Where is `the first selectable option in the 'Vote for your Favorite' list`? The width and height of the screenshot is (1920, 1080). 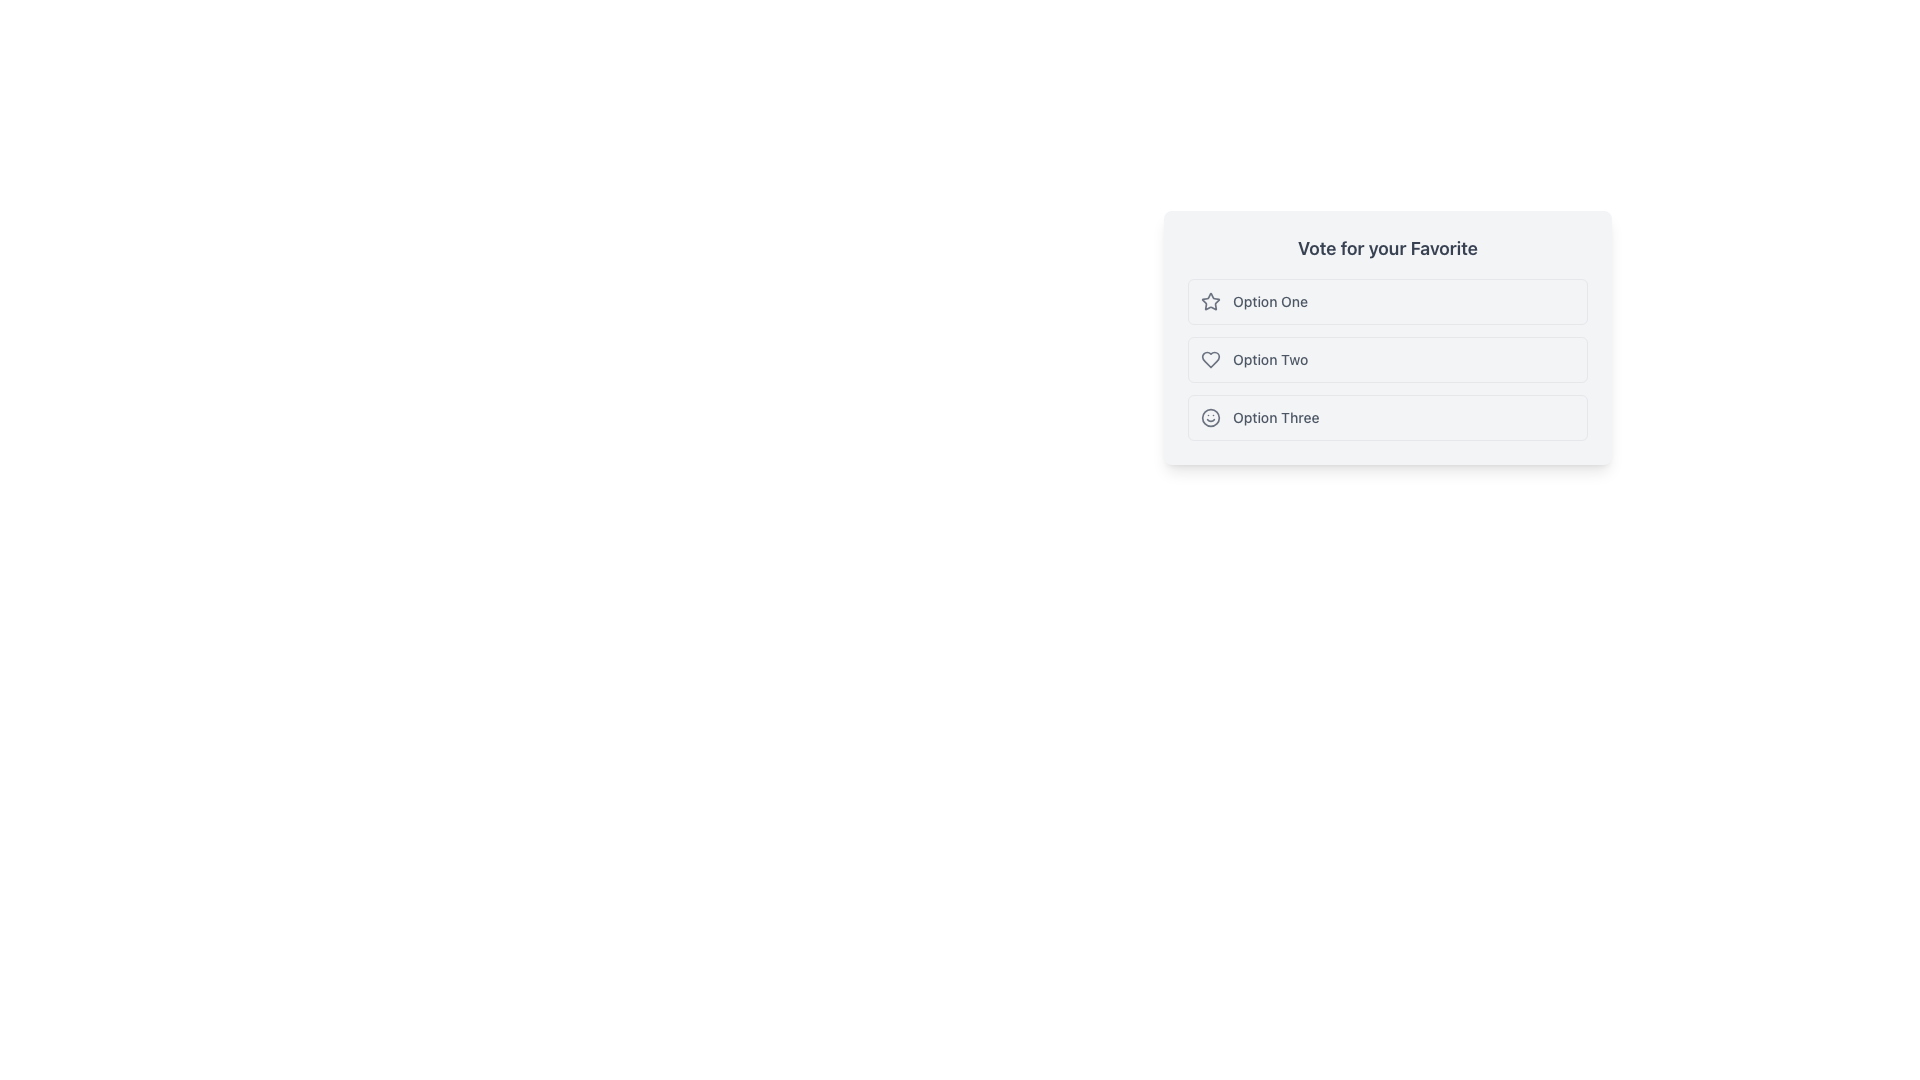
the first selectable option in the 'Vote for your Favorite' list is located at coordinates (1386, 301).